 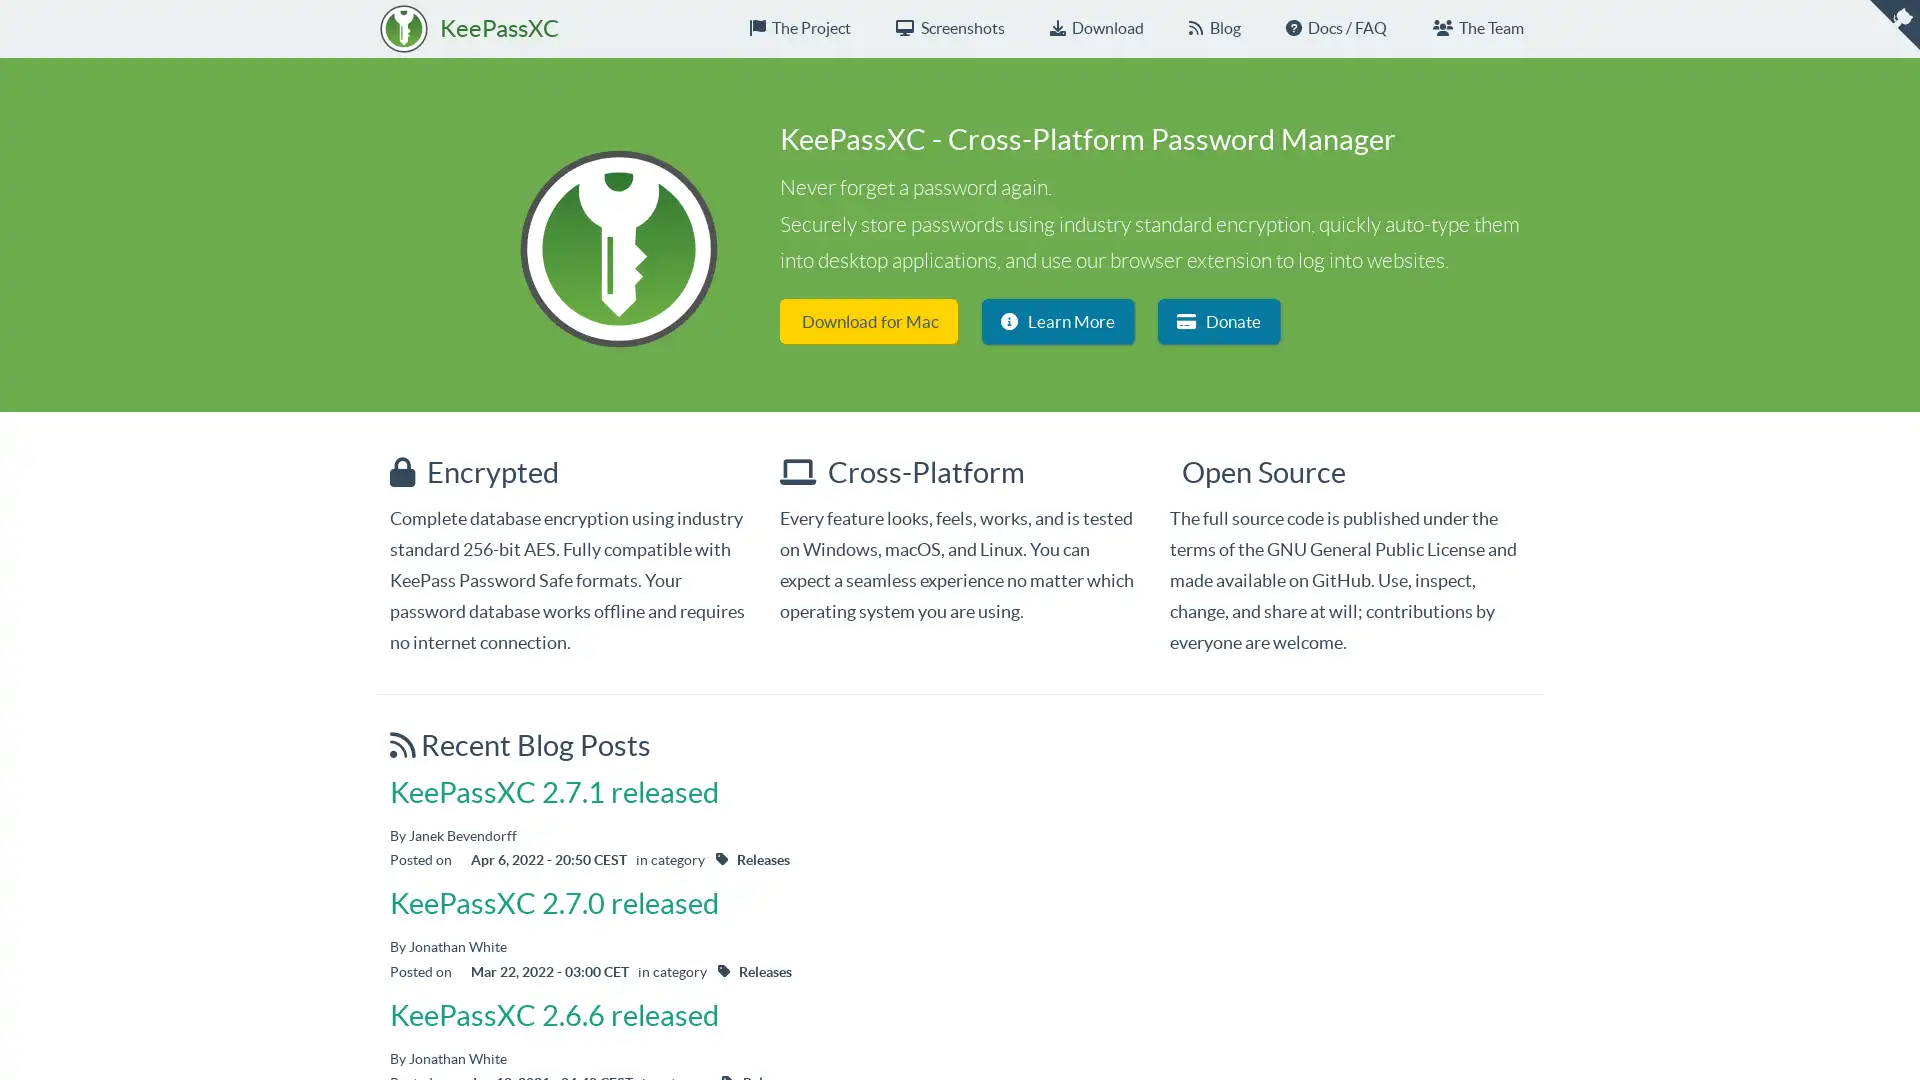 I want to click on Donate, so click(x=1217, y=319).